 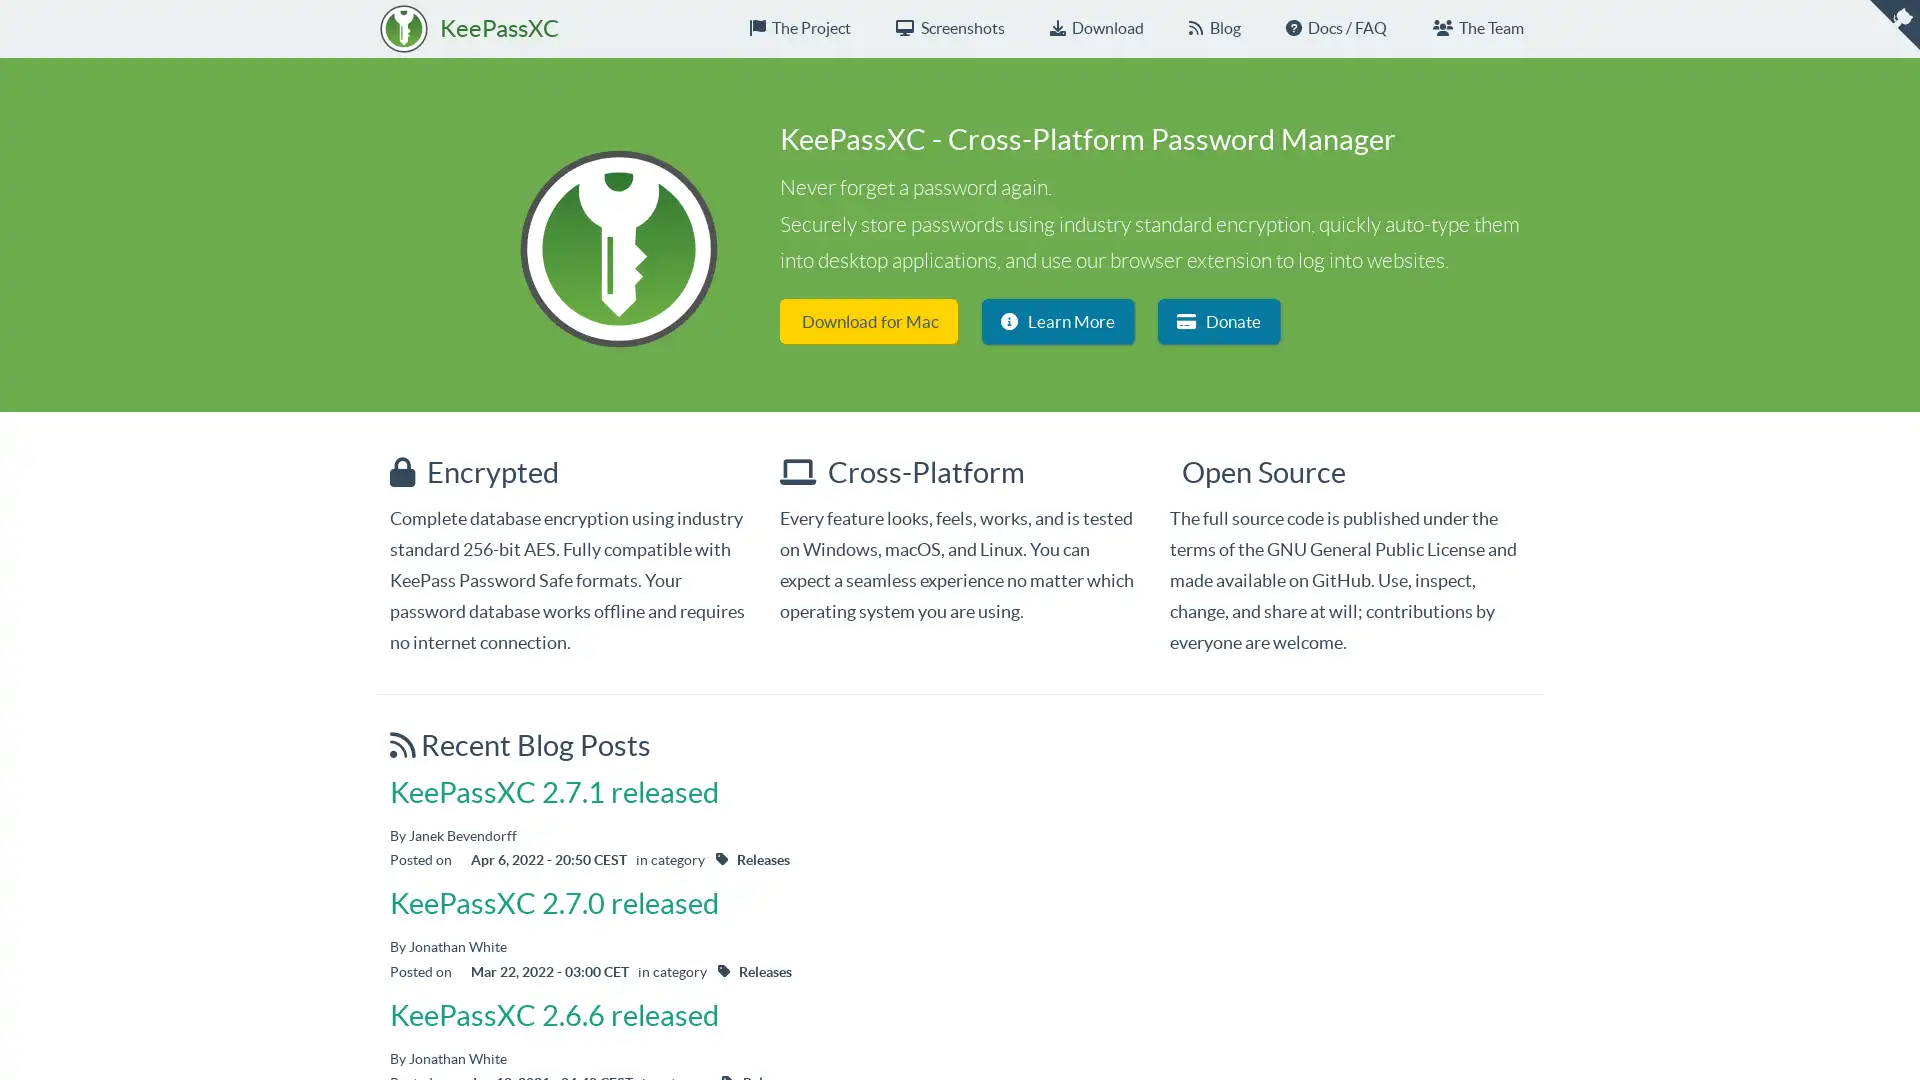 I want to click on Donate, so click(x=1217, y=319).